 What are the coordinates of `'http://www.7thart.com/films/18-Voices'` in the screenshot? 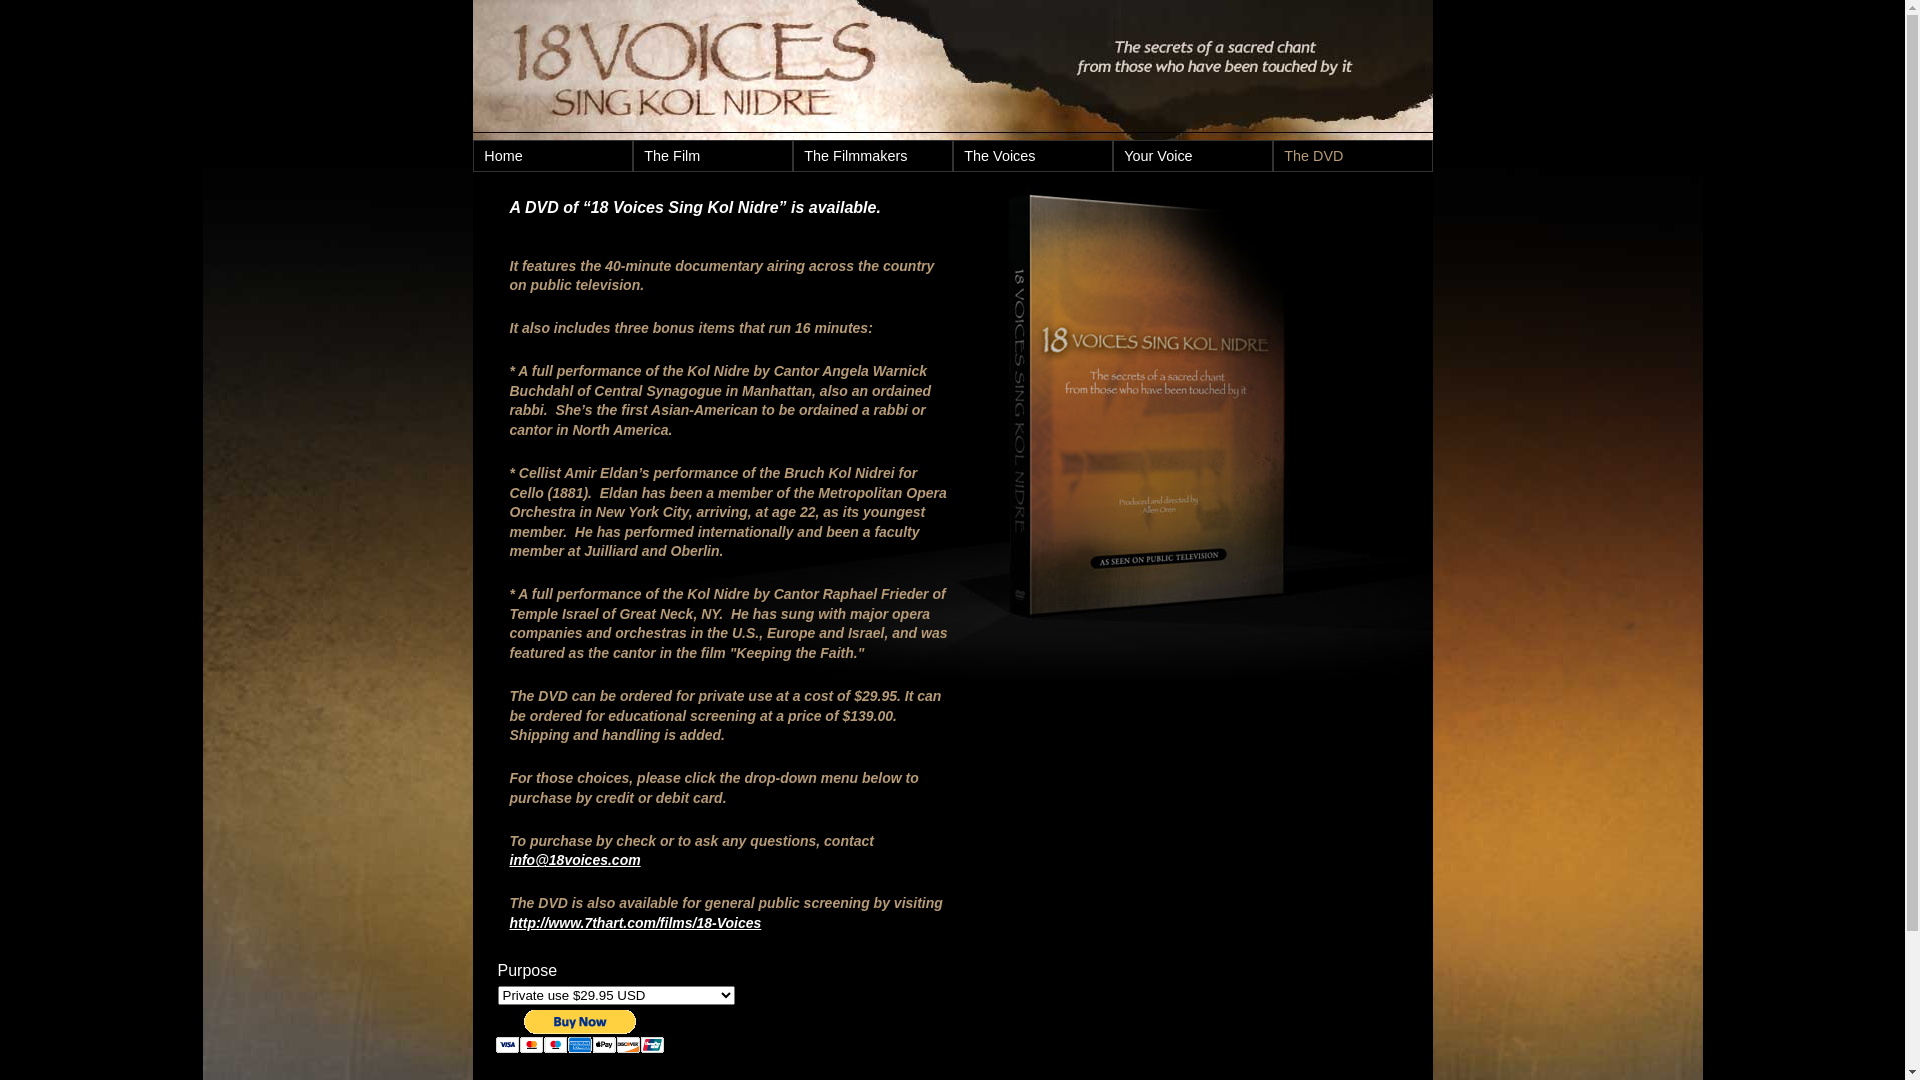 It's located at (634, 922).